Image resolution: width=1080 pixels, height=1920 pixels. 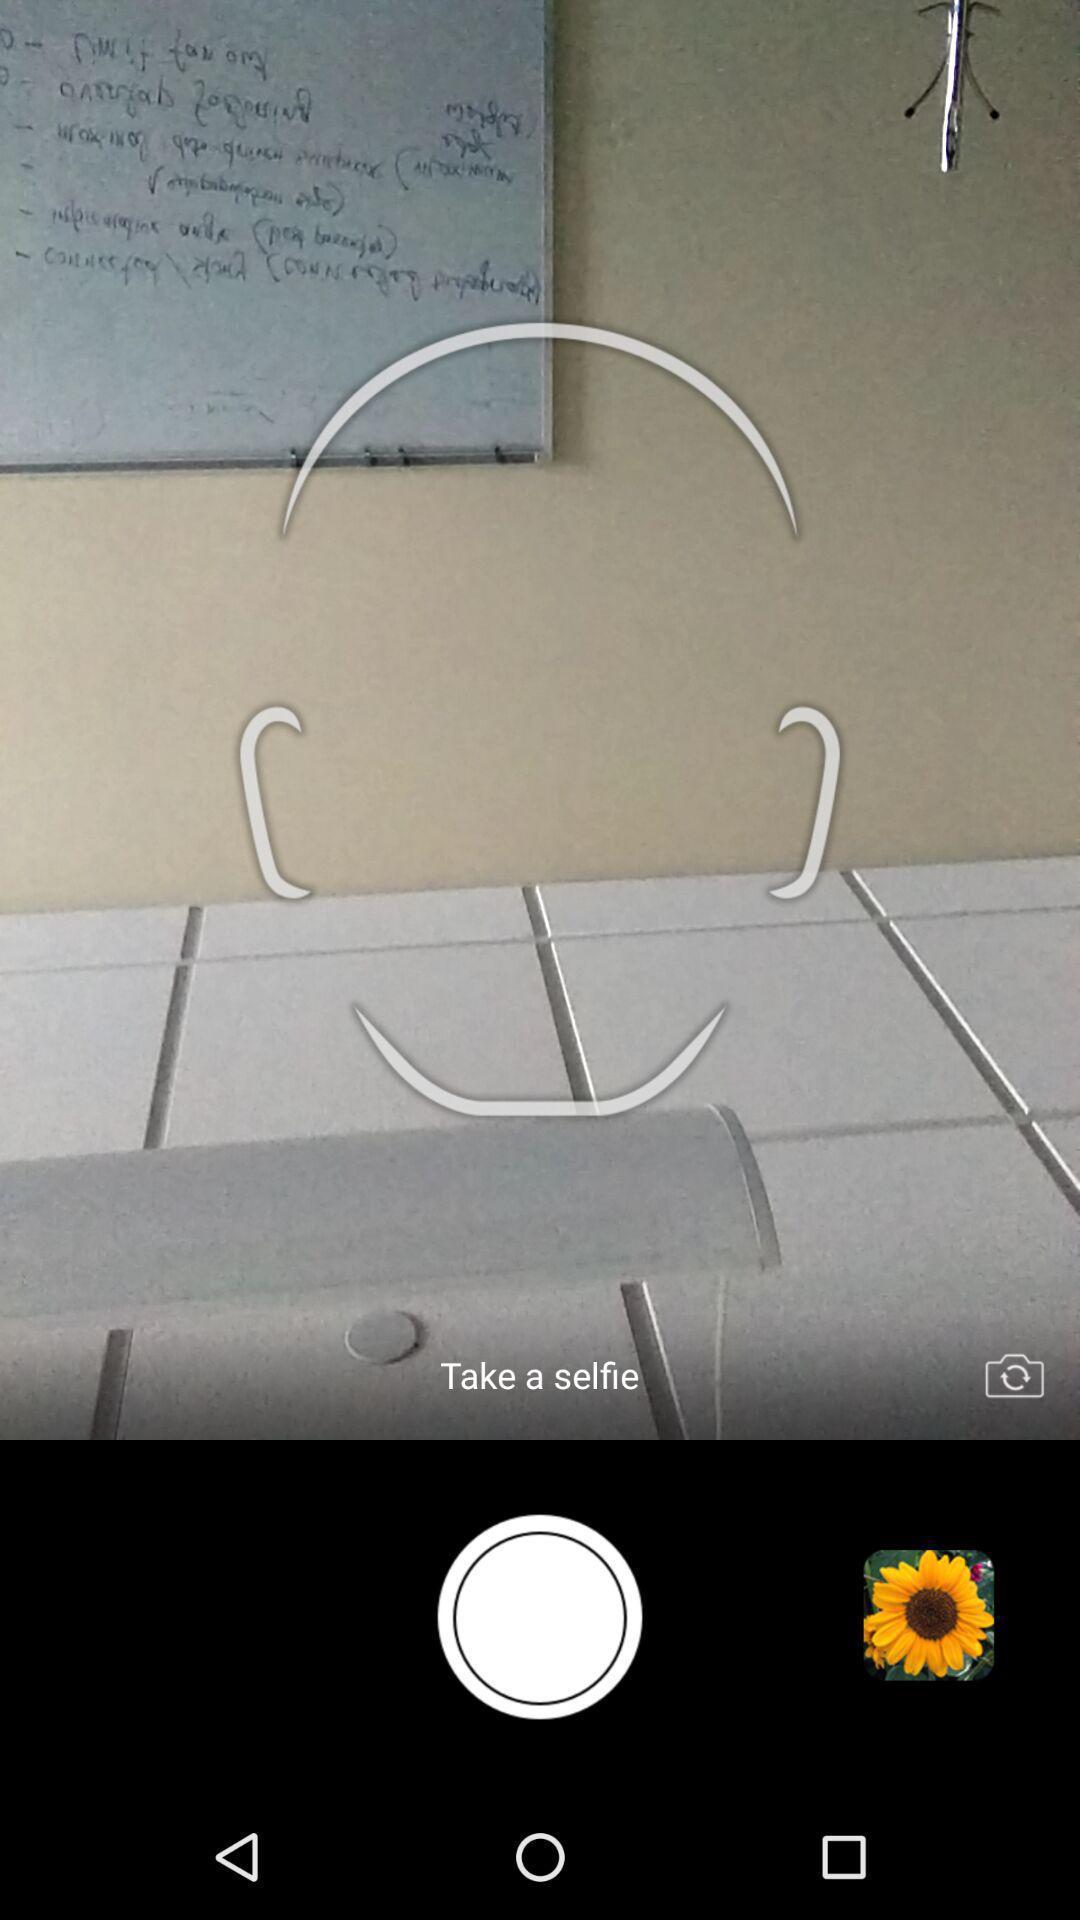 I want to click on the swap icon, so click(x=1014, y=1471).